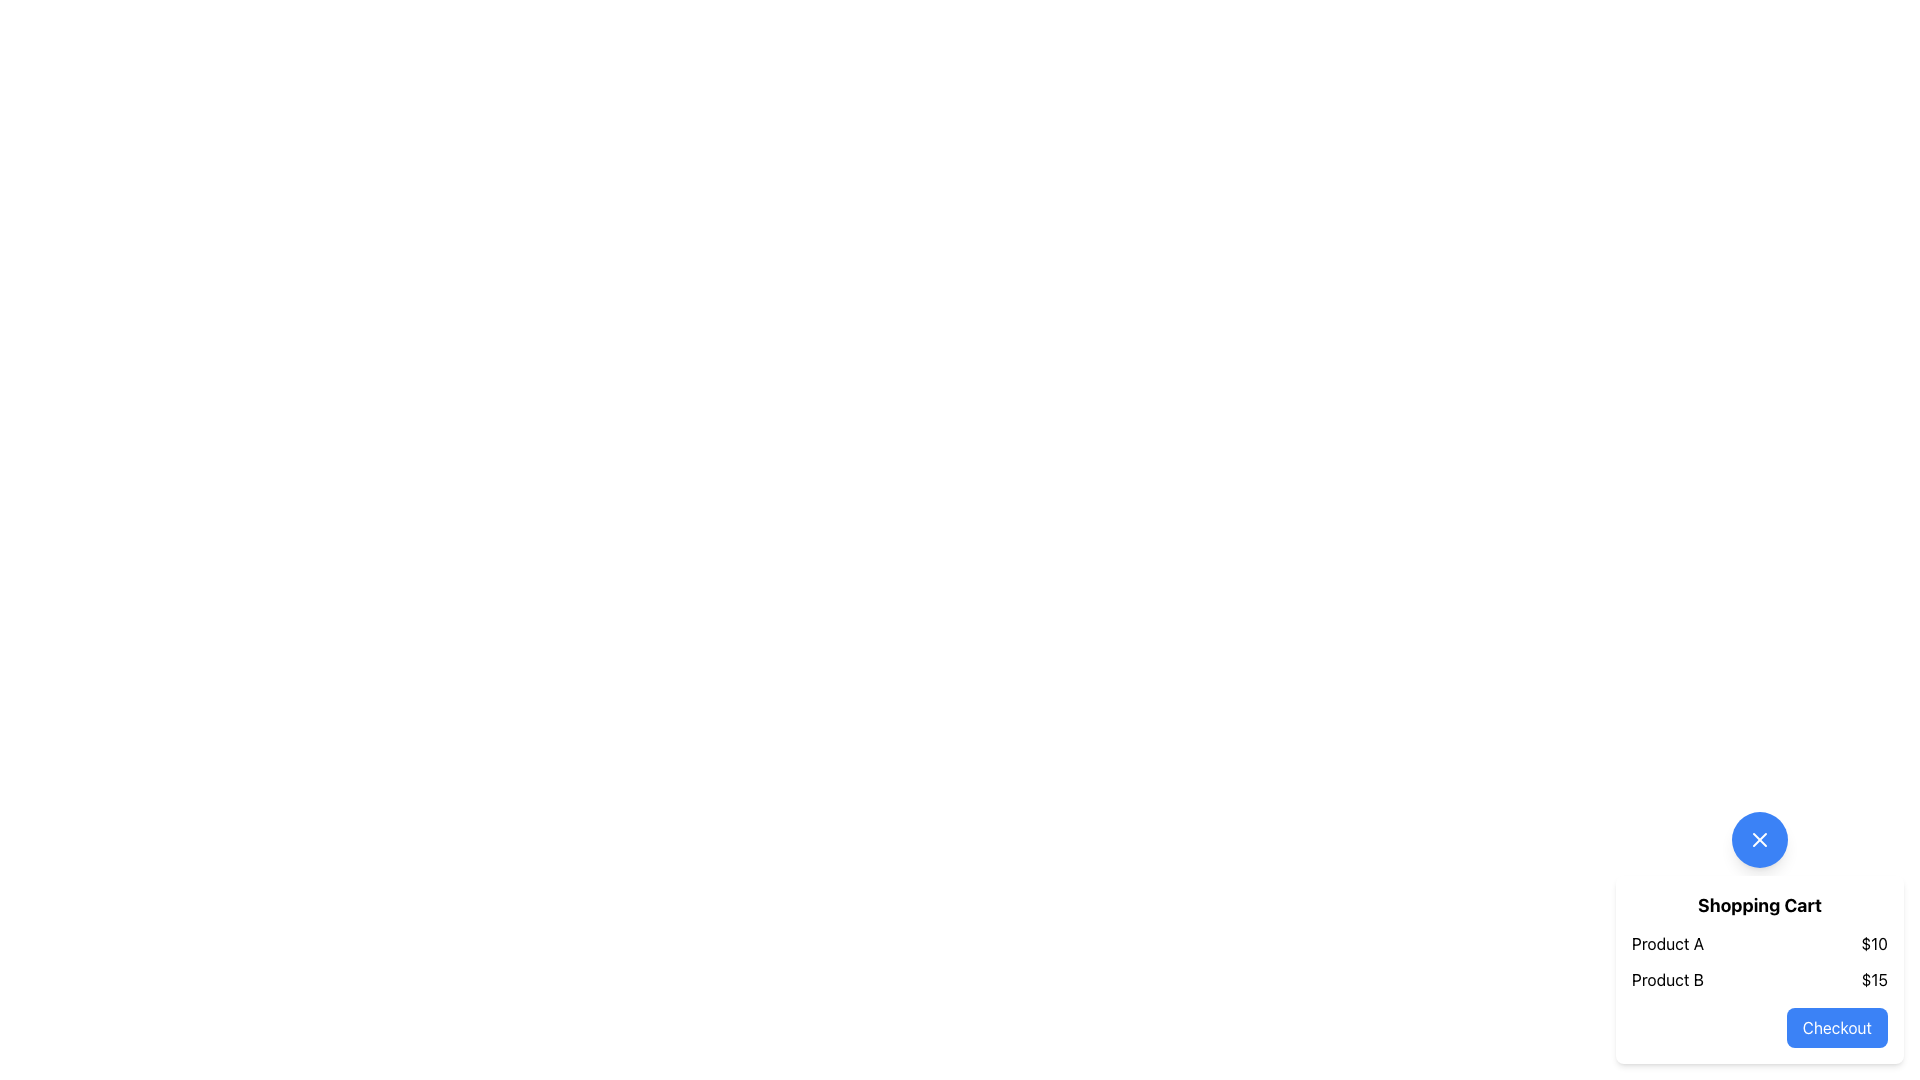  I want to click on the 'X' icon button, which is a white icon inside a circular blue background located at the top-center of a card-like UI component, so click(1760, 840).